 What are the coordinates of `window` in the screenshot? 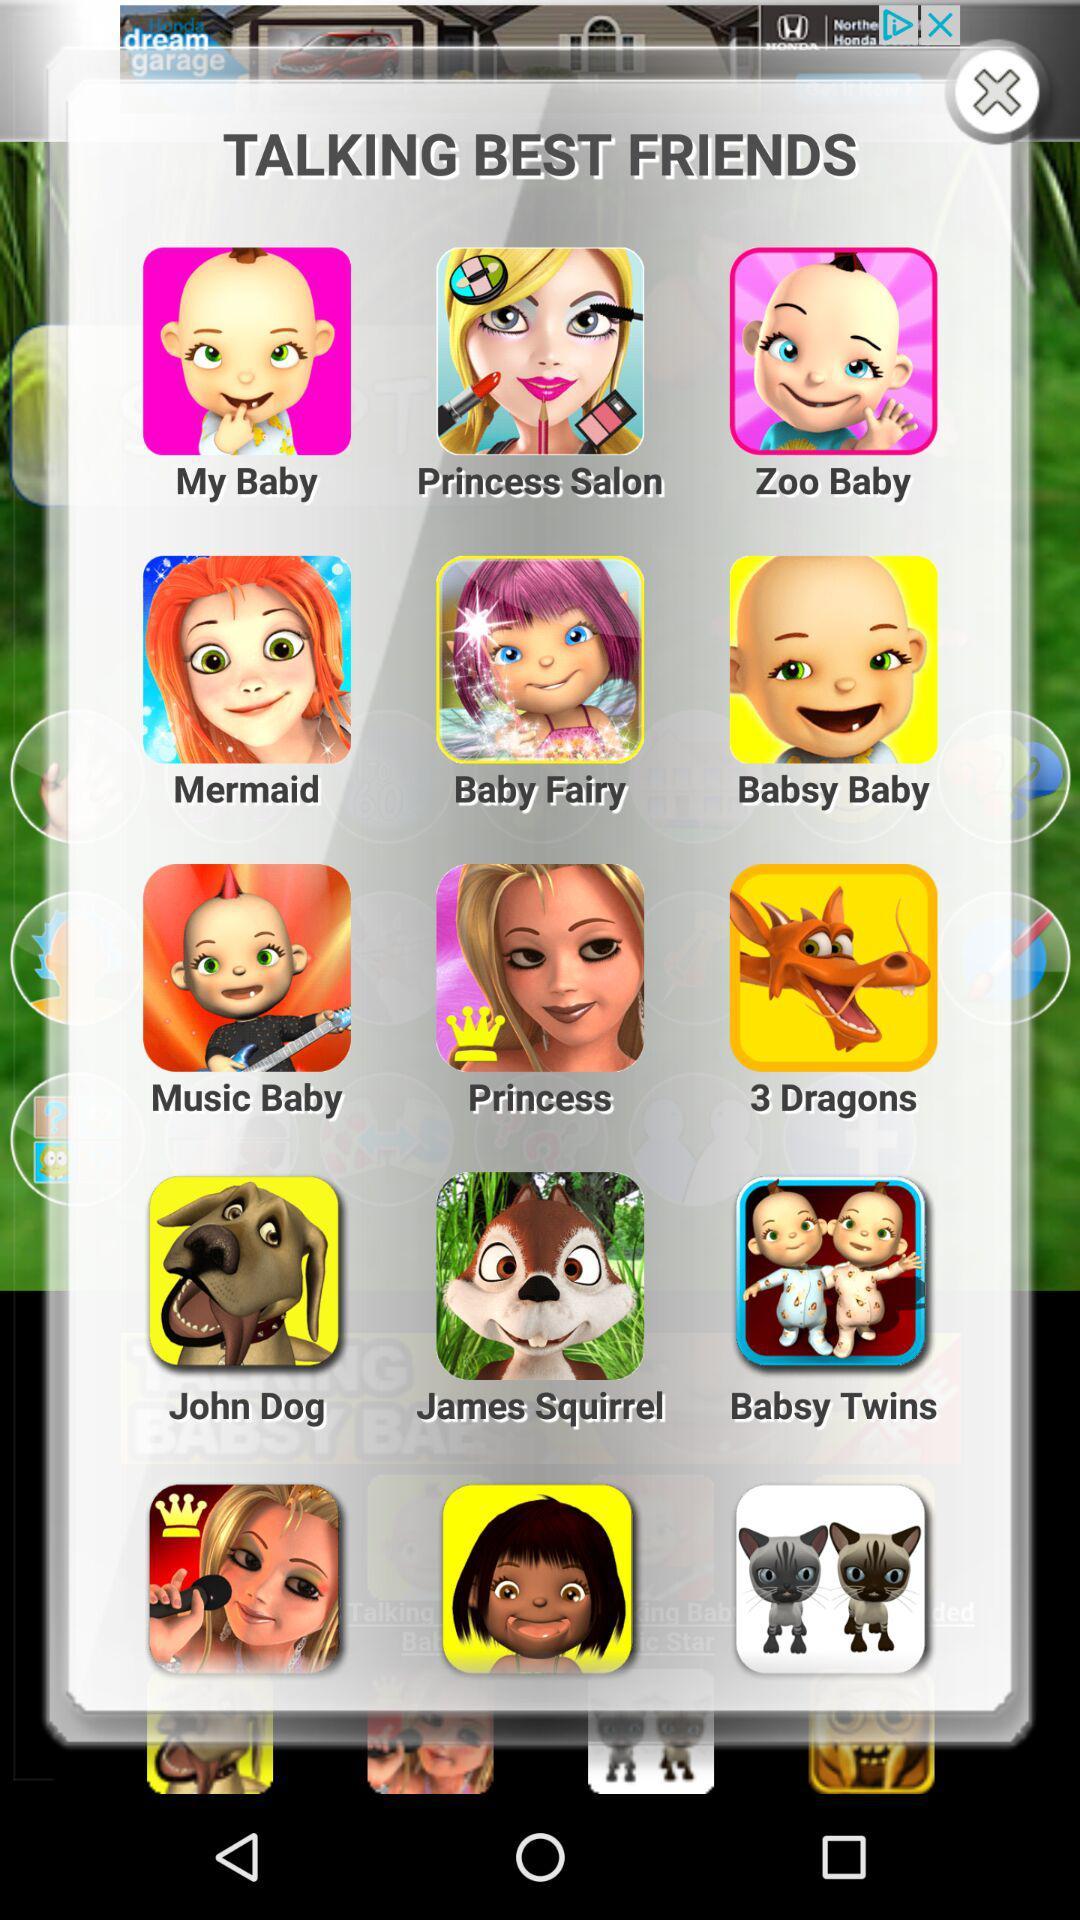 It's located at (1001, 93).